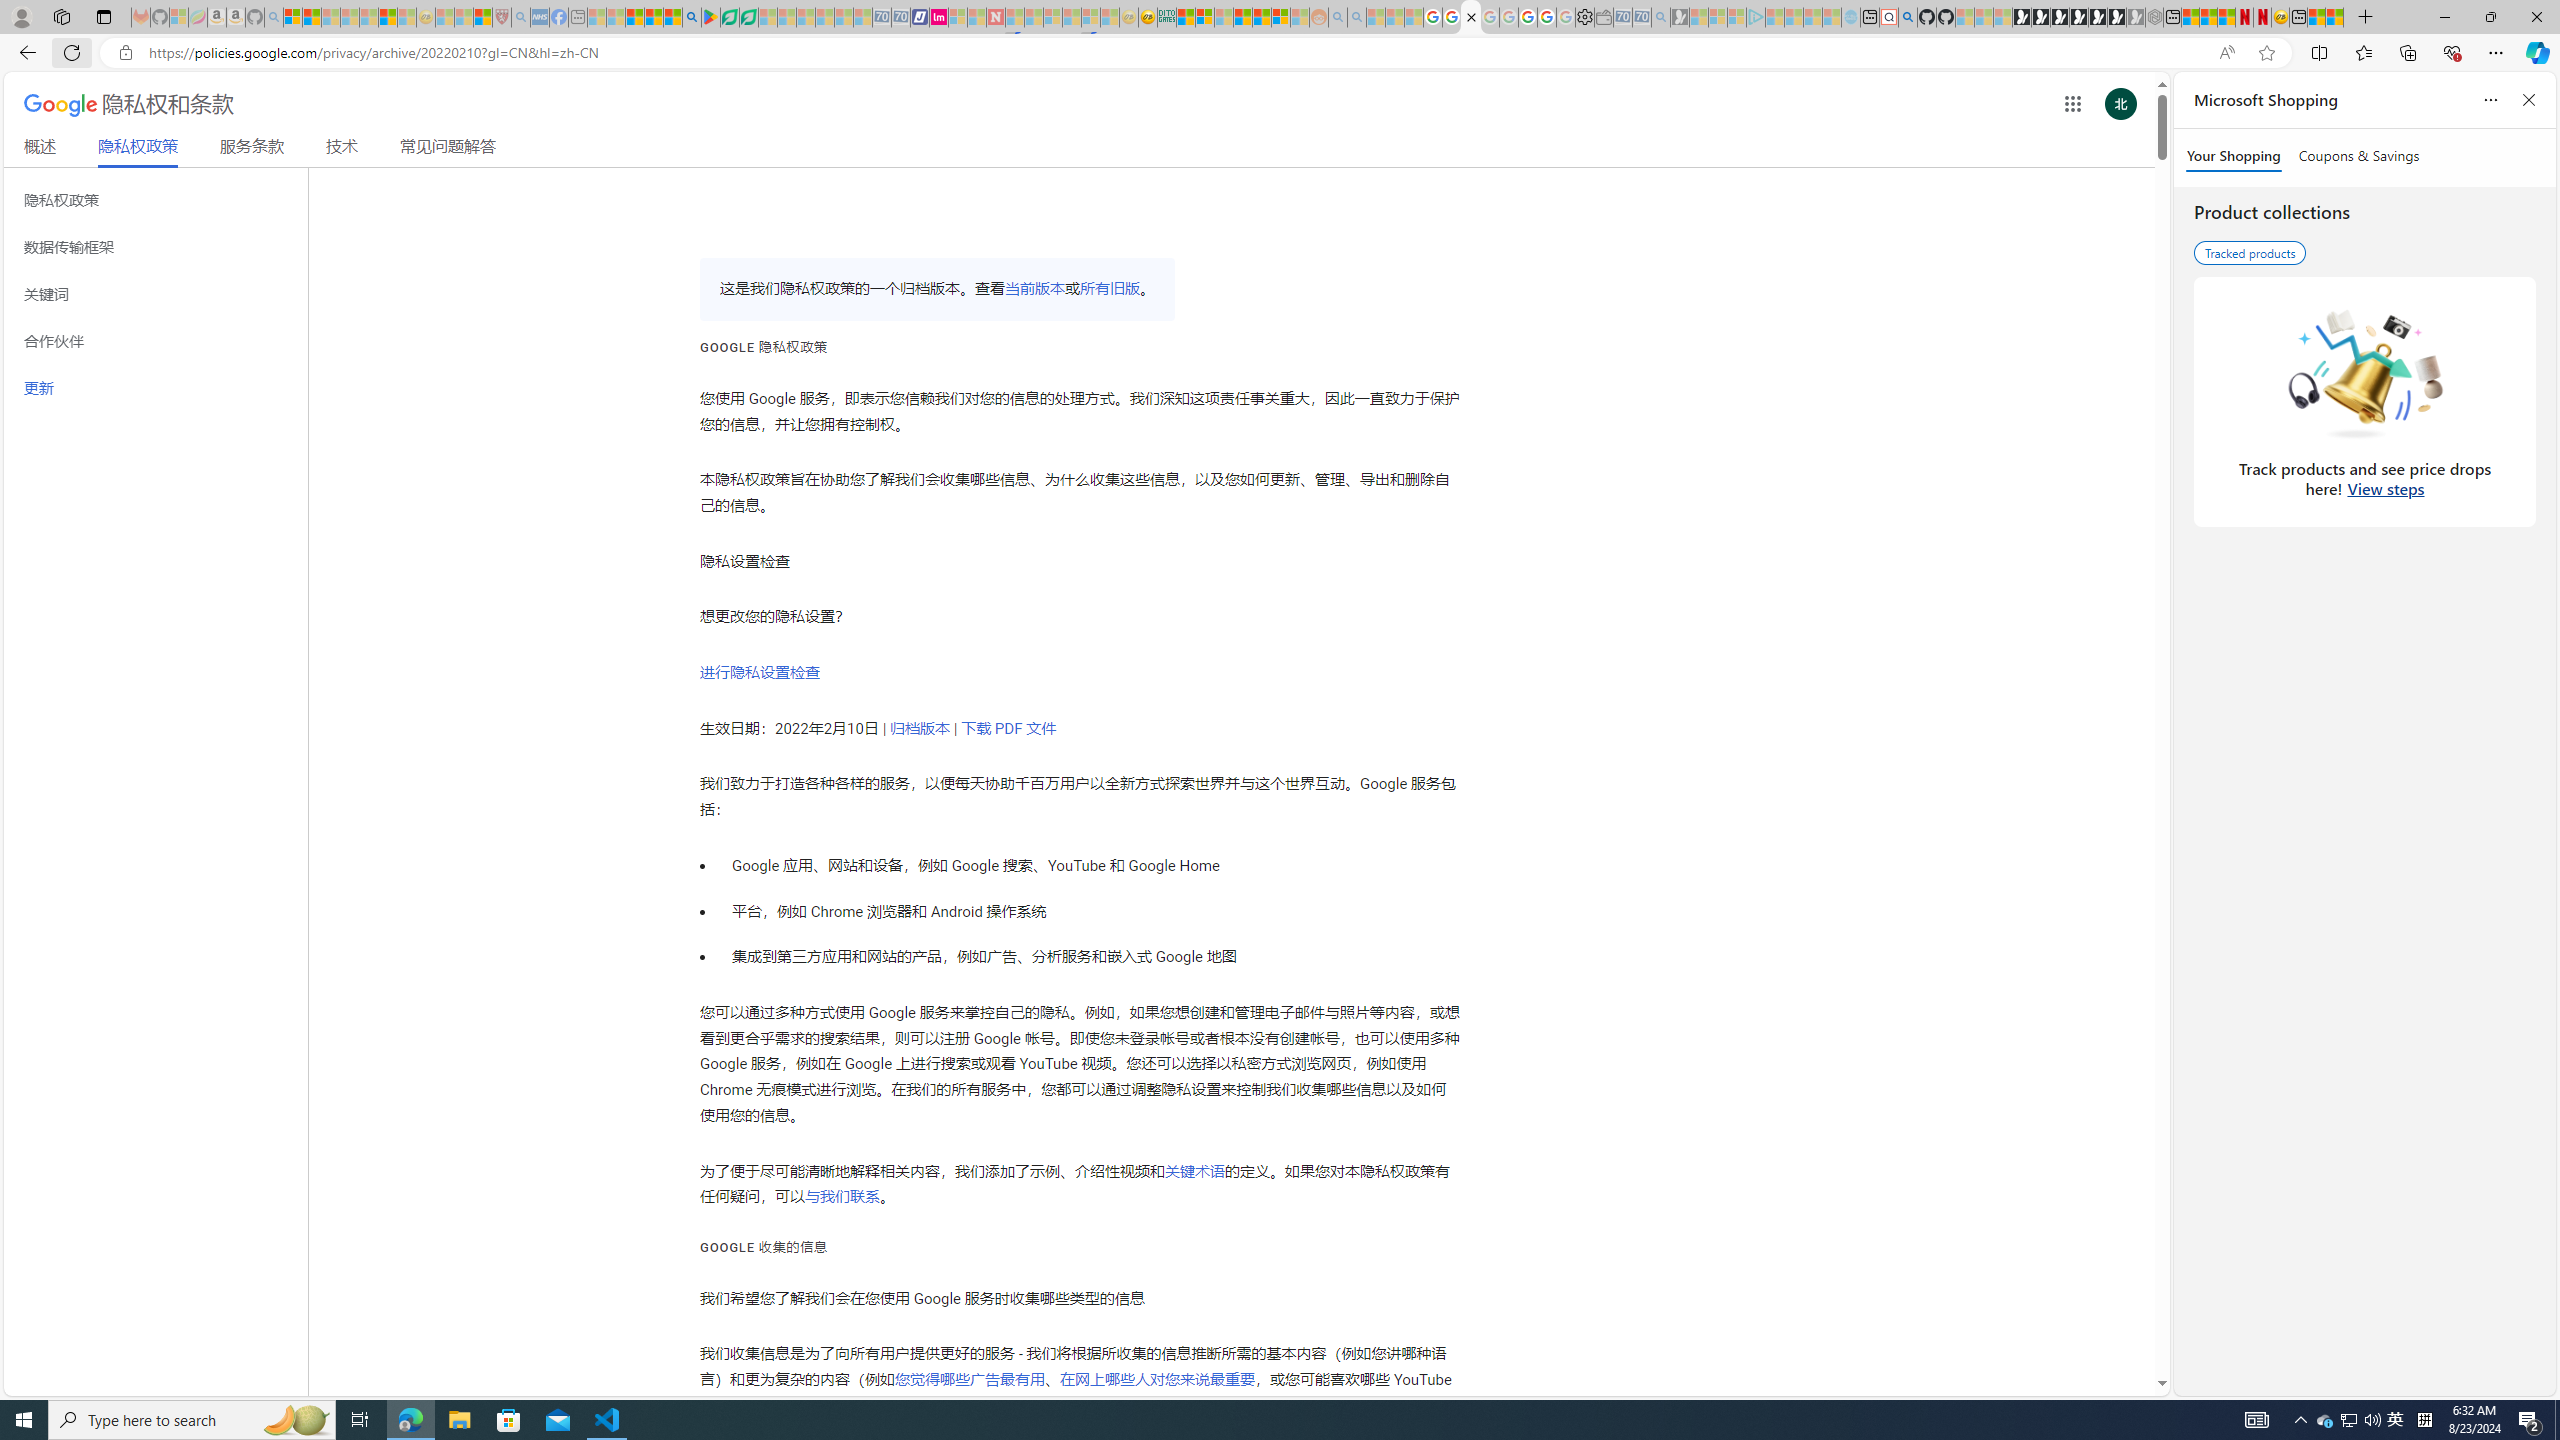  Describe the element at coordinates (2315, 16) in the screenshot. I see `'Wildlife - MSN'` at that location.